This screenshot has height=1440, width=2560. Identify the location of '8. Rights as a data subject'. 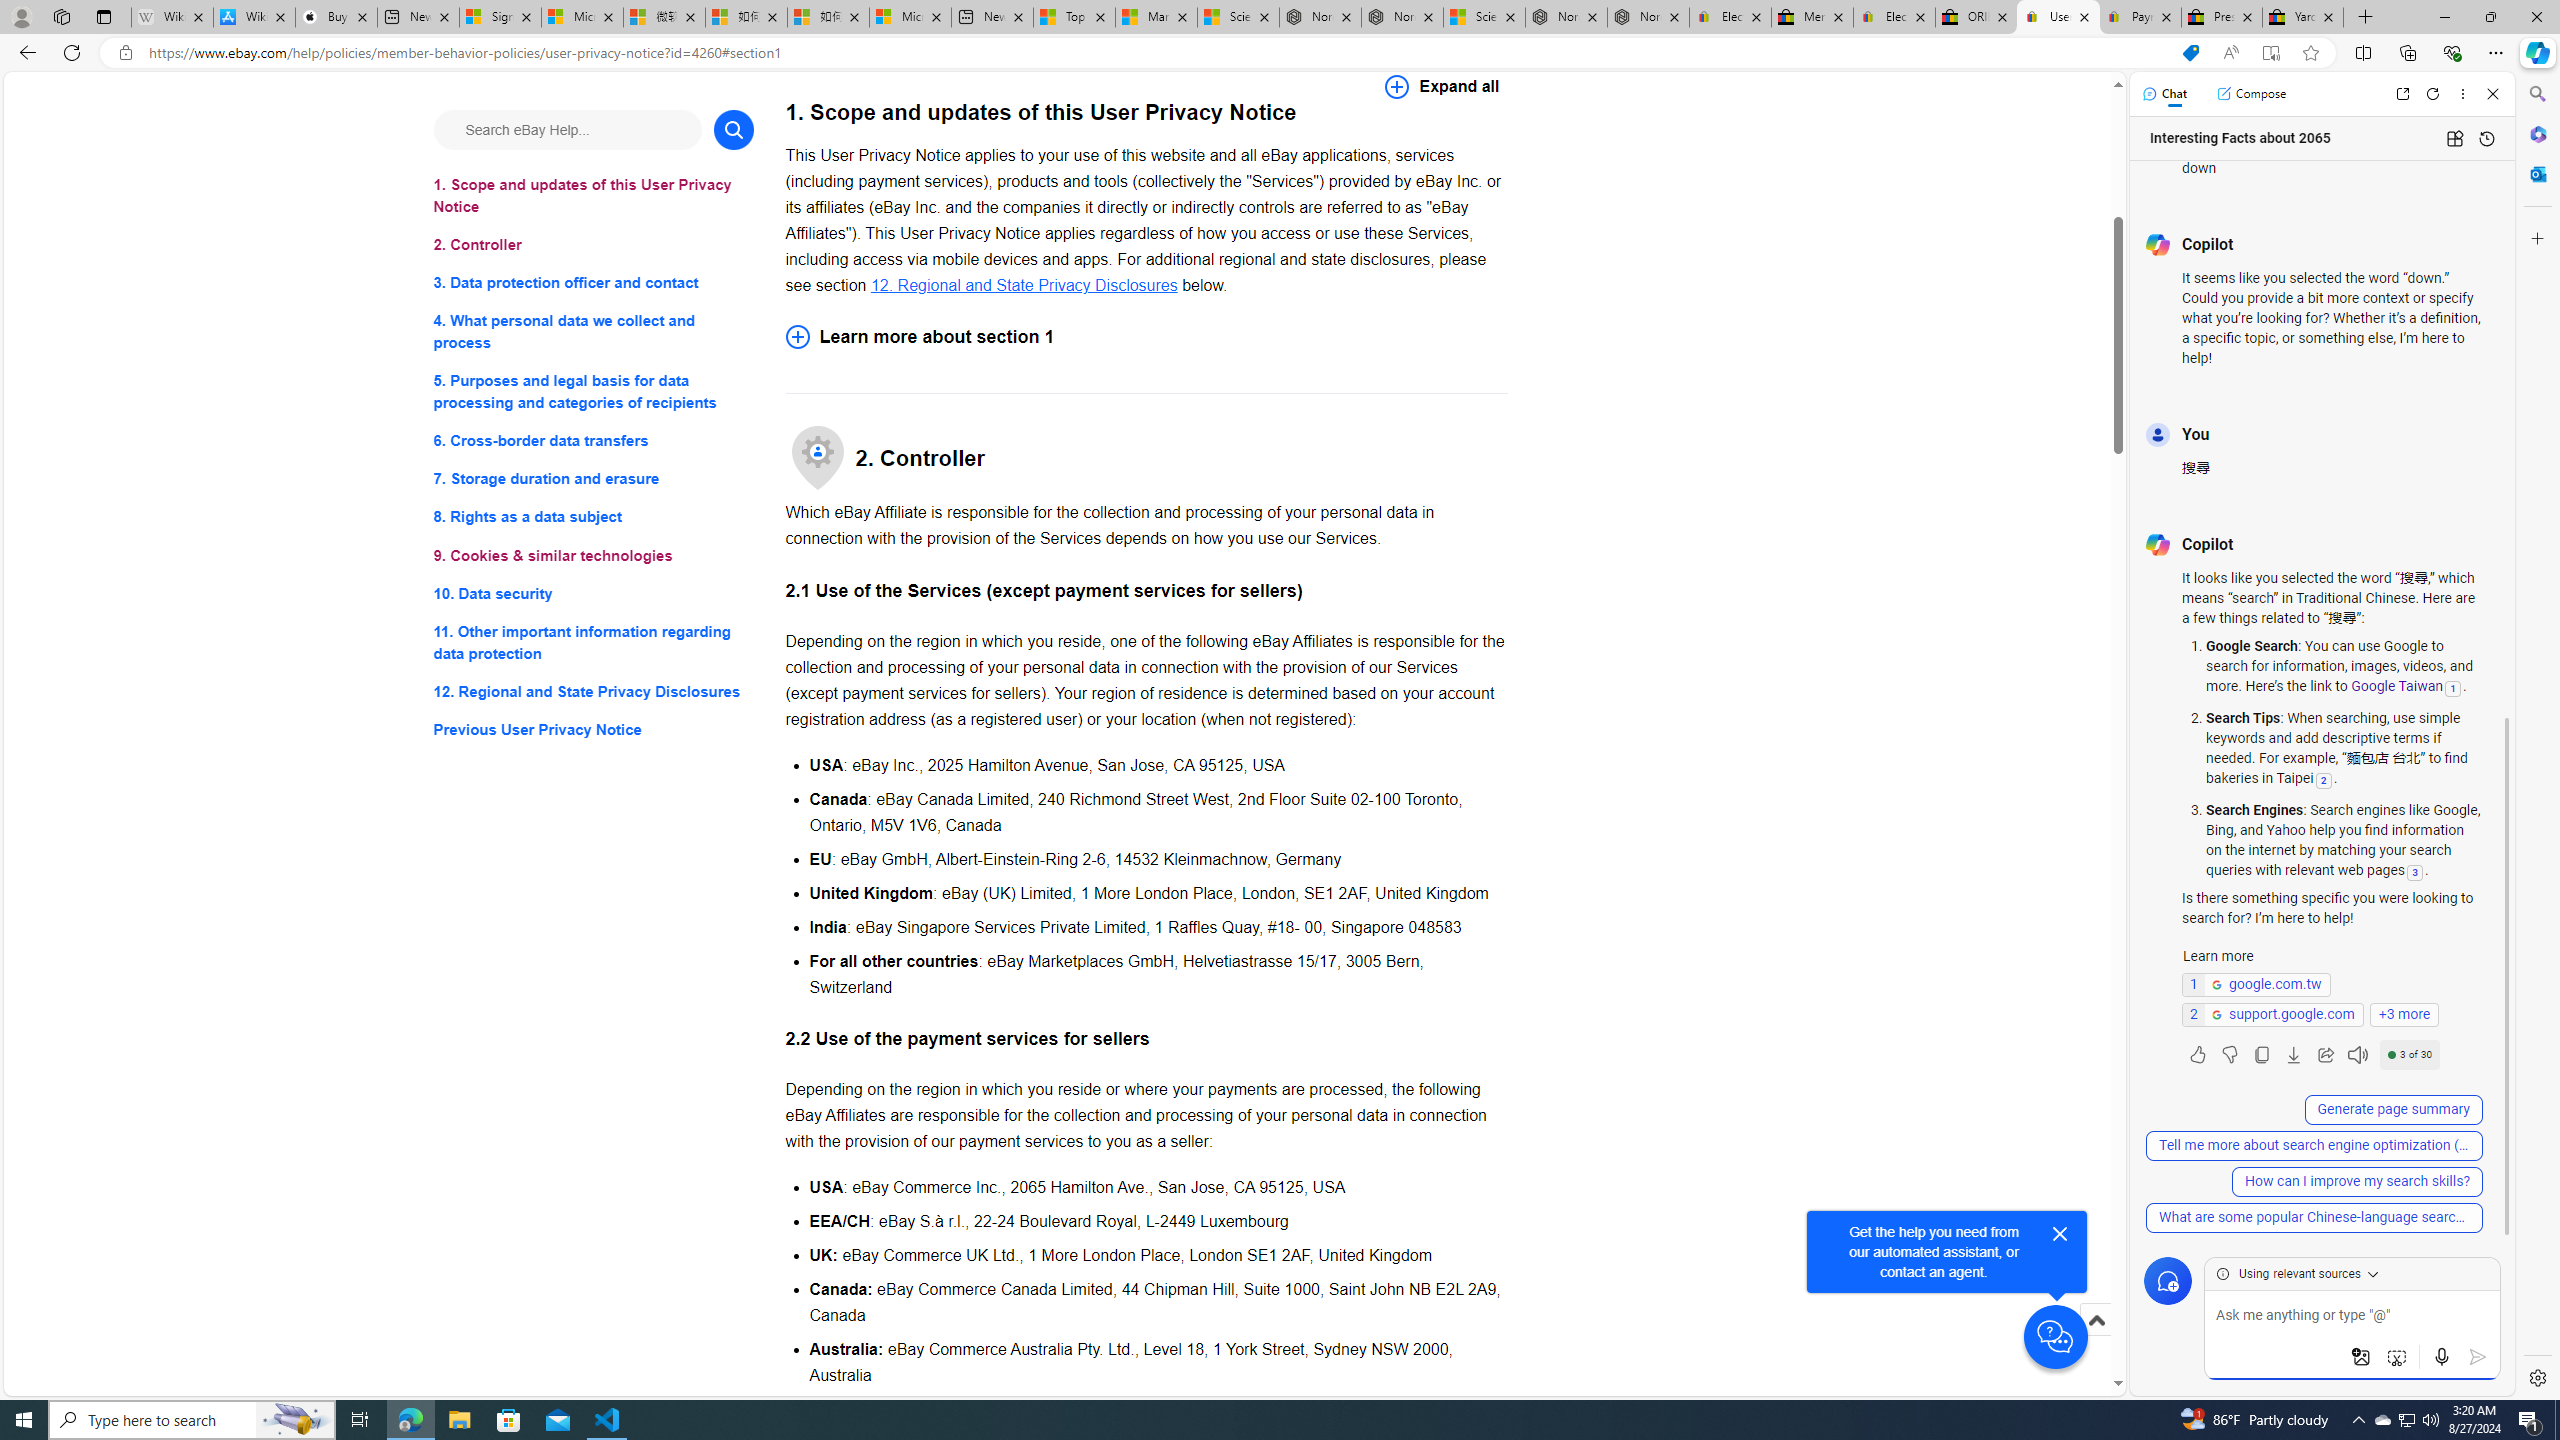
(592, 516).